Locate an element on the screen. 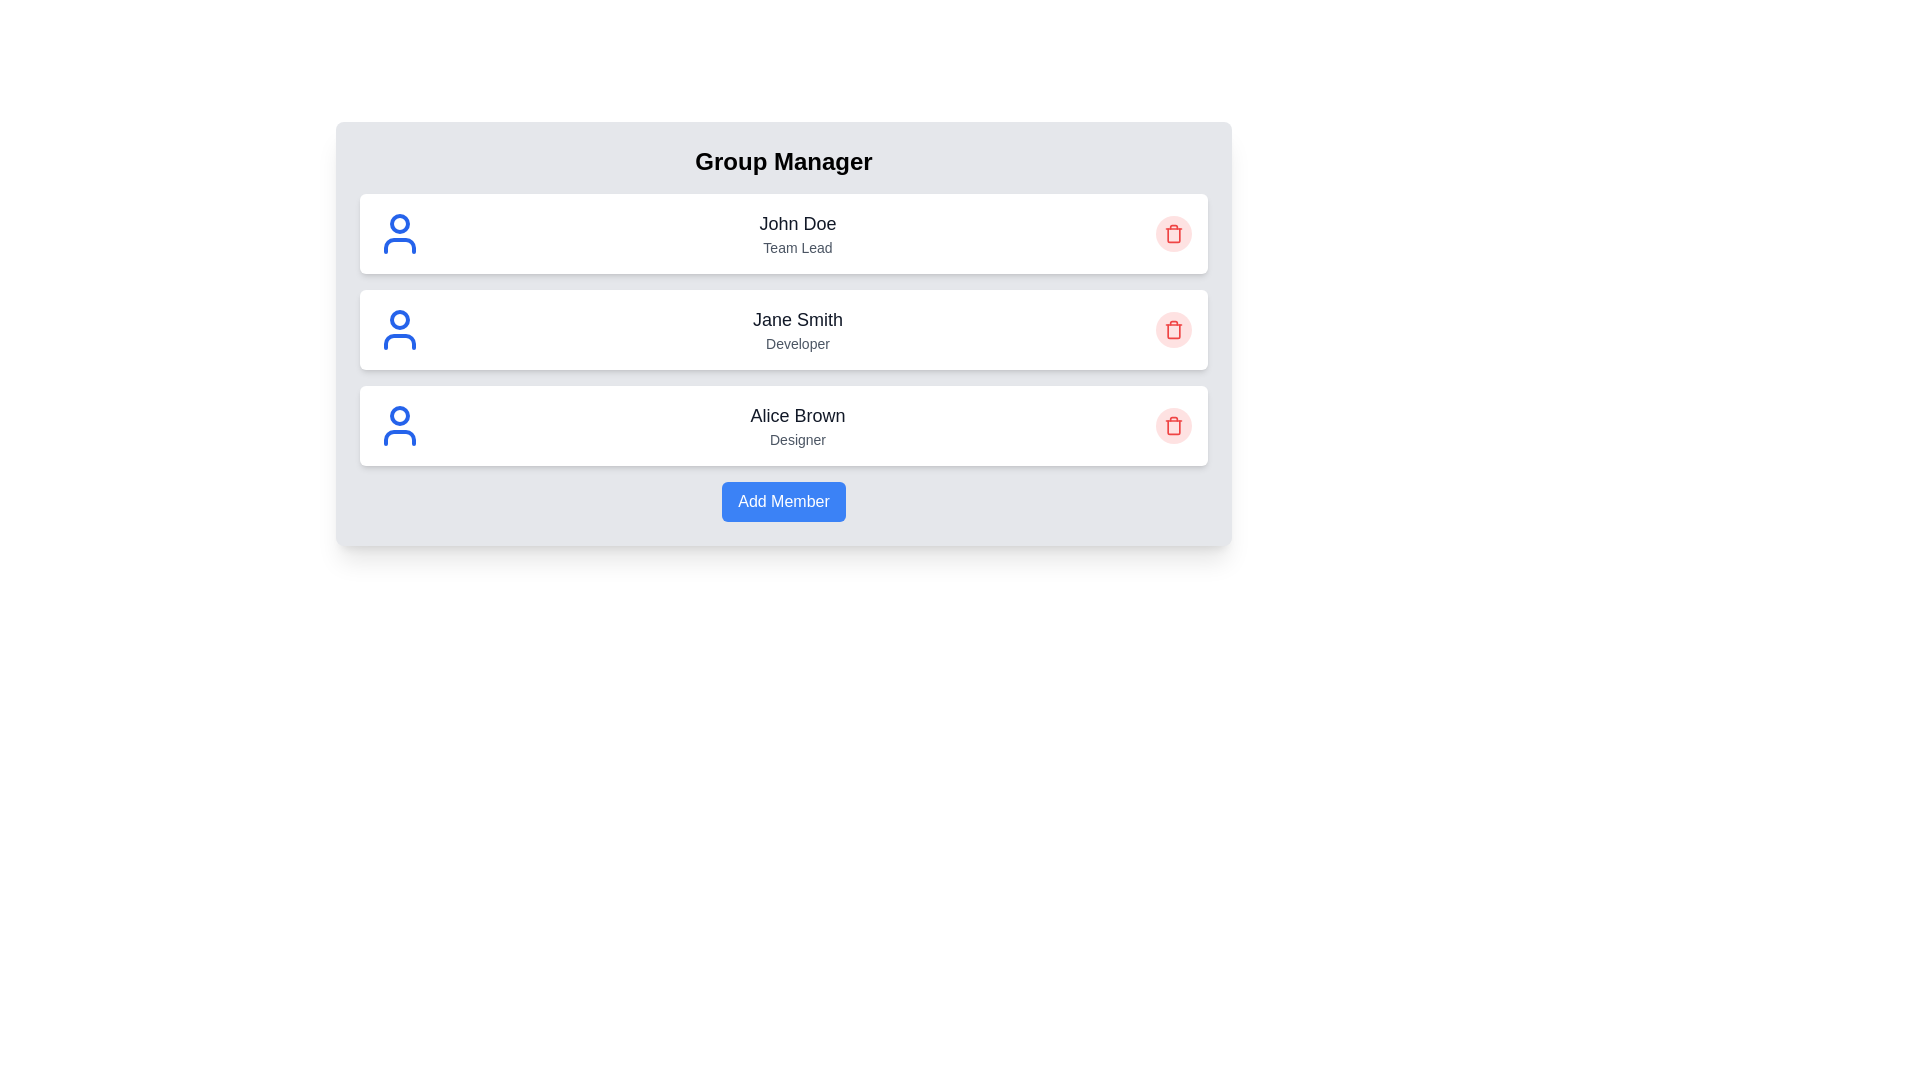 This screenshot has width=1920, height=1080. the body of the user icon representing 'Jane Smith', which is located in the second row of user cards is located at coordinates (399, 341).